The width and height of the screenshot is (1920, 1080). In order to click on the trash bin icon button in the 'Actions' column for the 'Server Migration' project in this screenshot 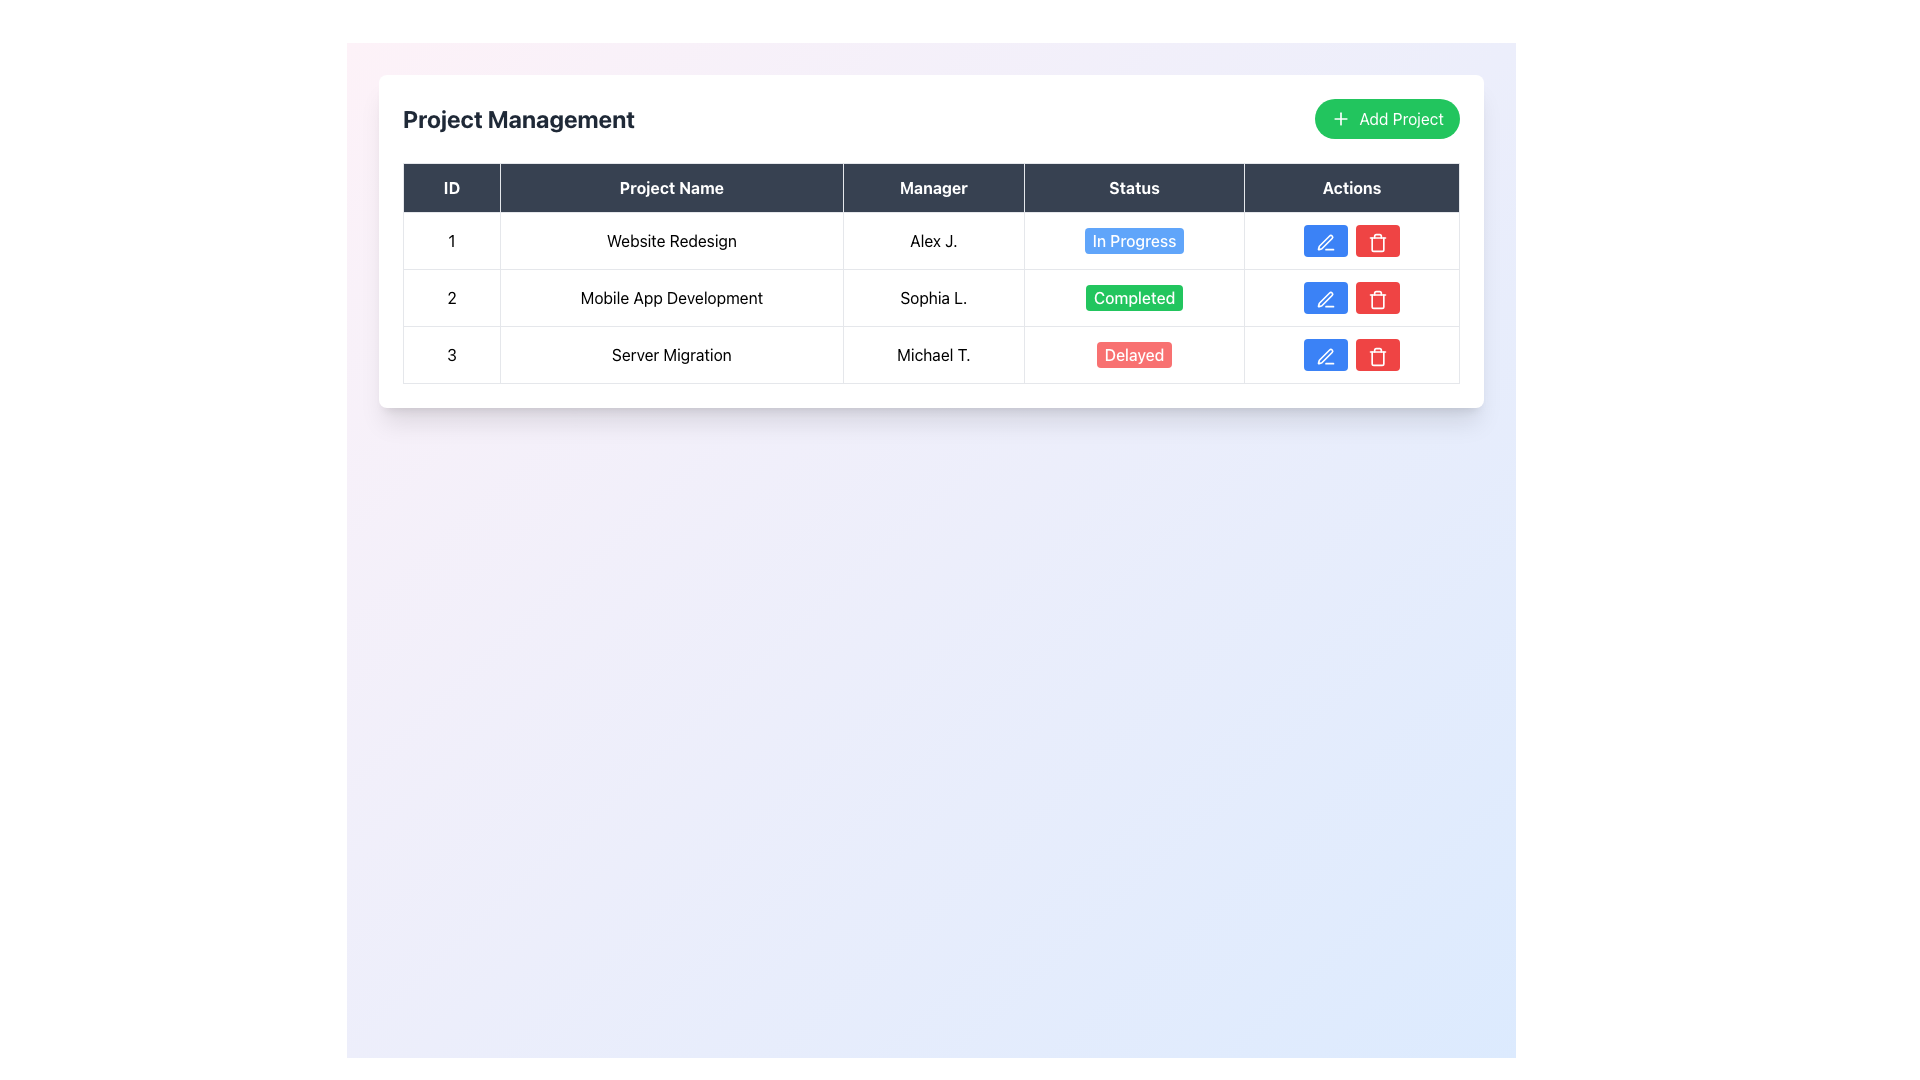, I will do `click(1376, 299)`.